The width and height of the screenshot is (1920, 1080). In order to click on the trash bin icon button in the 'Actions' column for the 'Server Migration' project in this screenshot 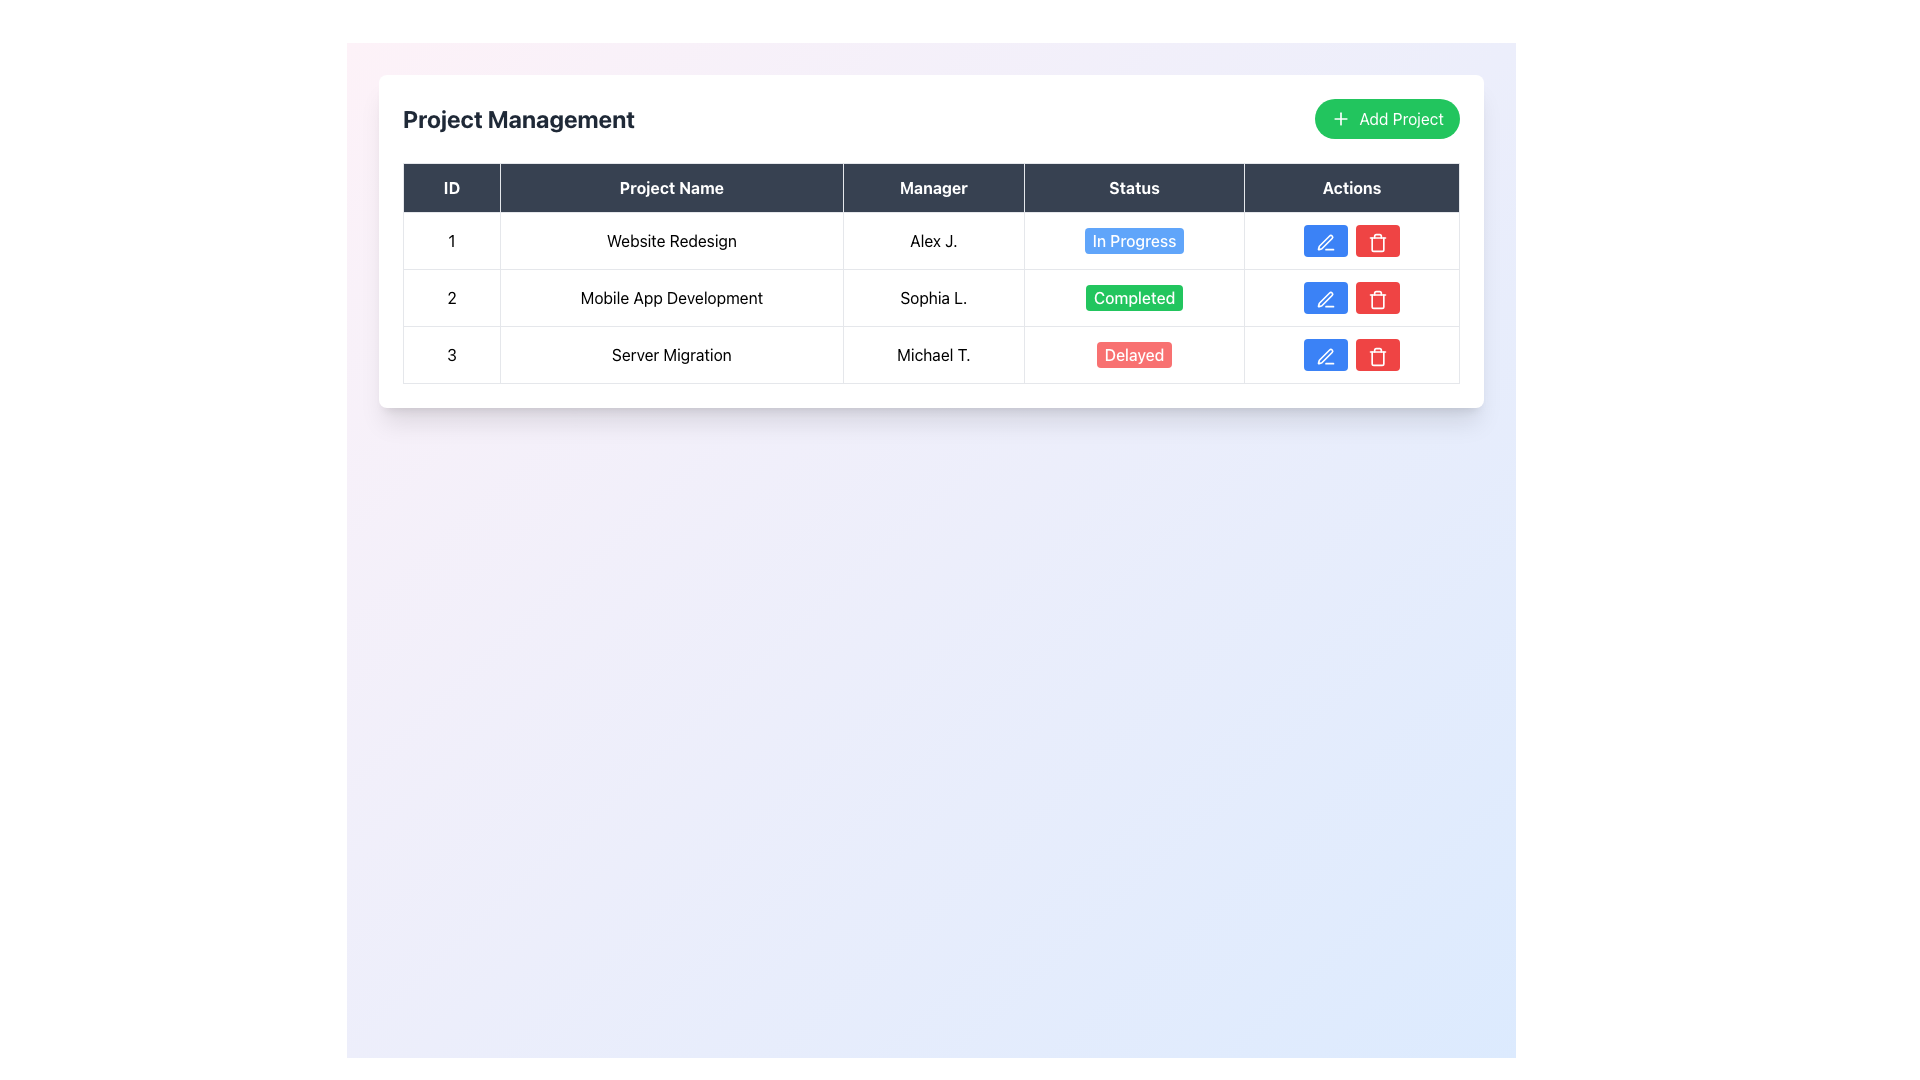, I will do `click(1376, 299)`.